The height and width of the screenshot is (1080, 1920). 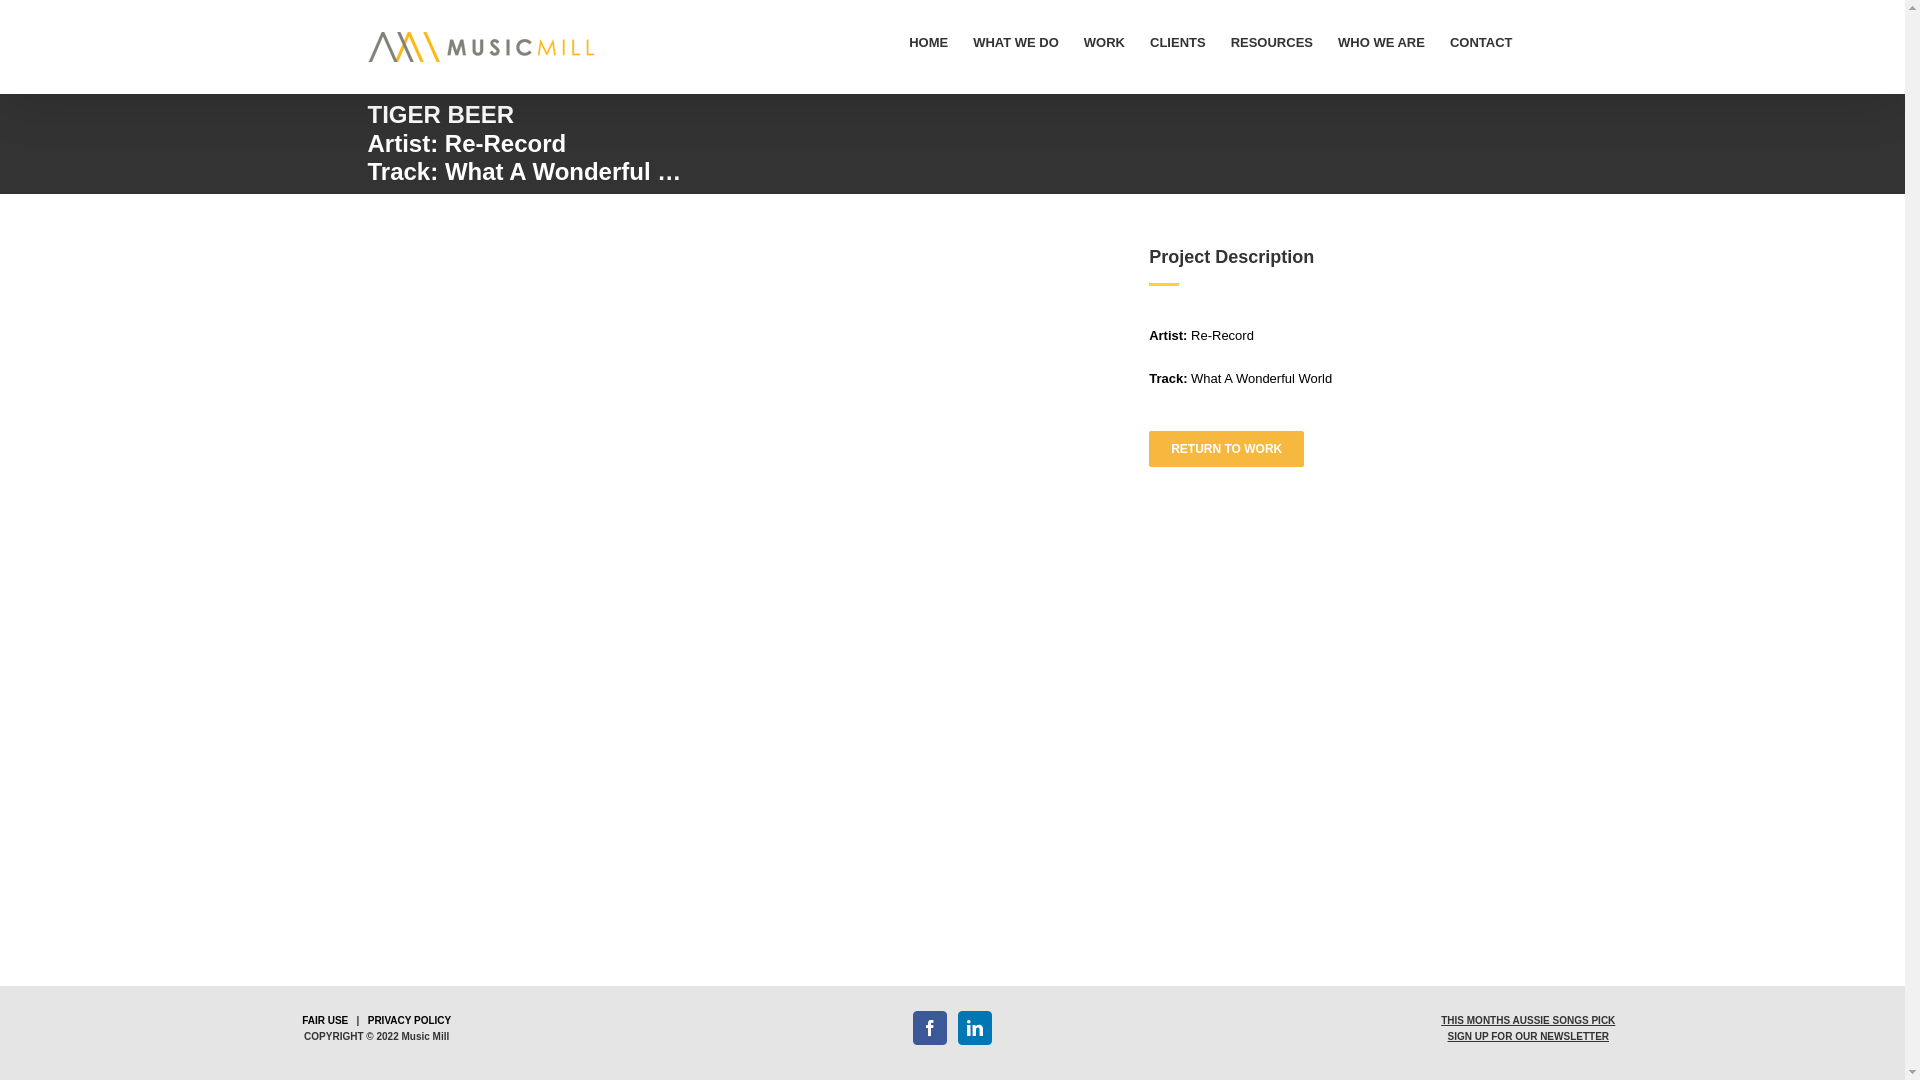 What do you see at coordinates (1526, 1020) in the screenshot?
I see `'THIS MONTHS AUSSIE SONGS PICK'` at bounding box center [1526, 1020].